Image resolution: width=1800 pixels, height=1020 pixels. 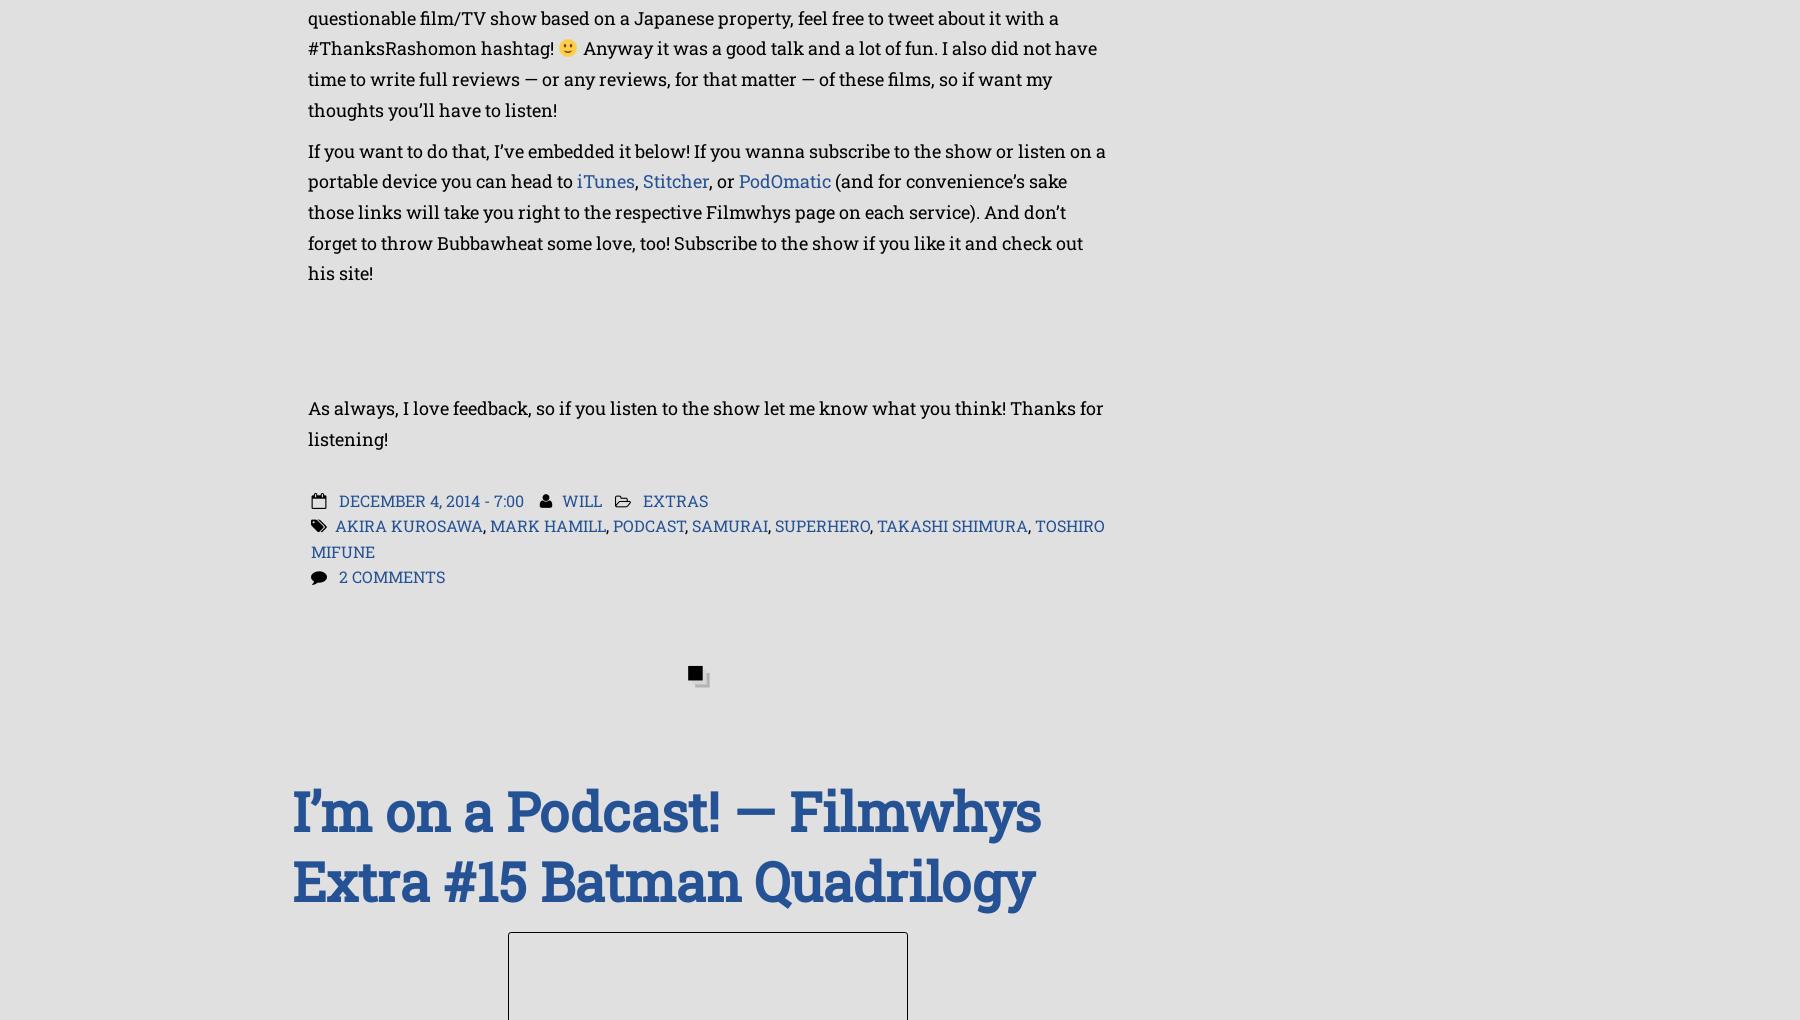 I want to click on 'Superhero', so click(x=822, y=524).